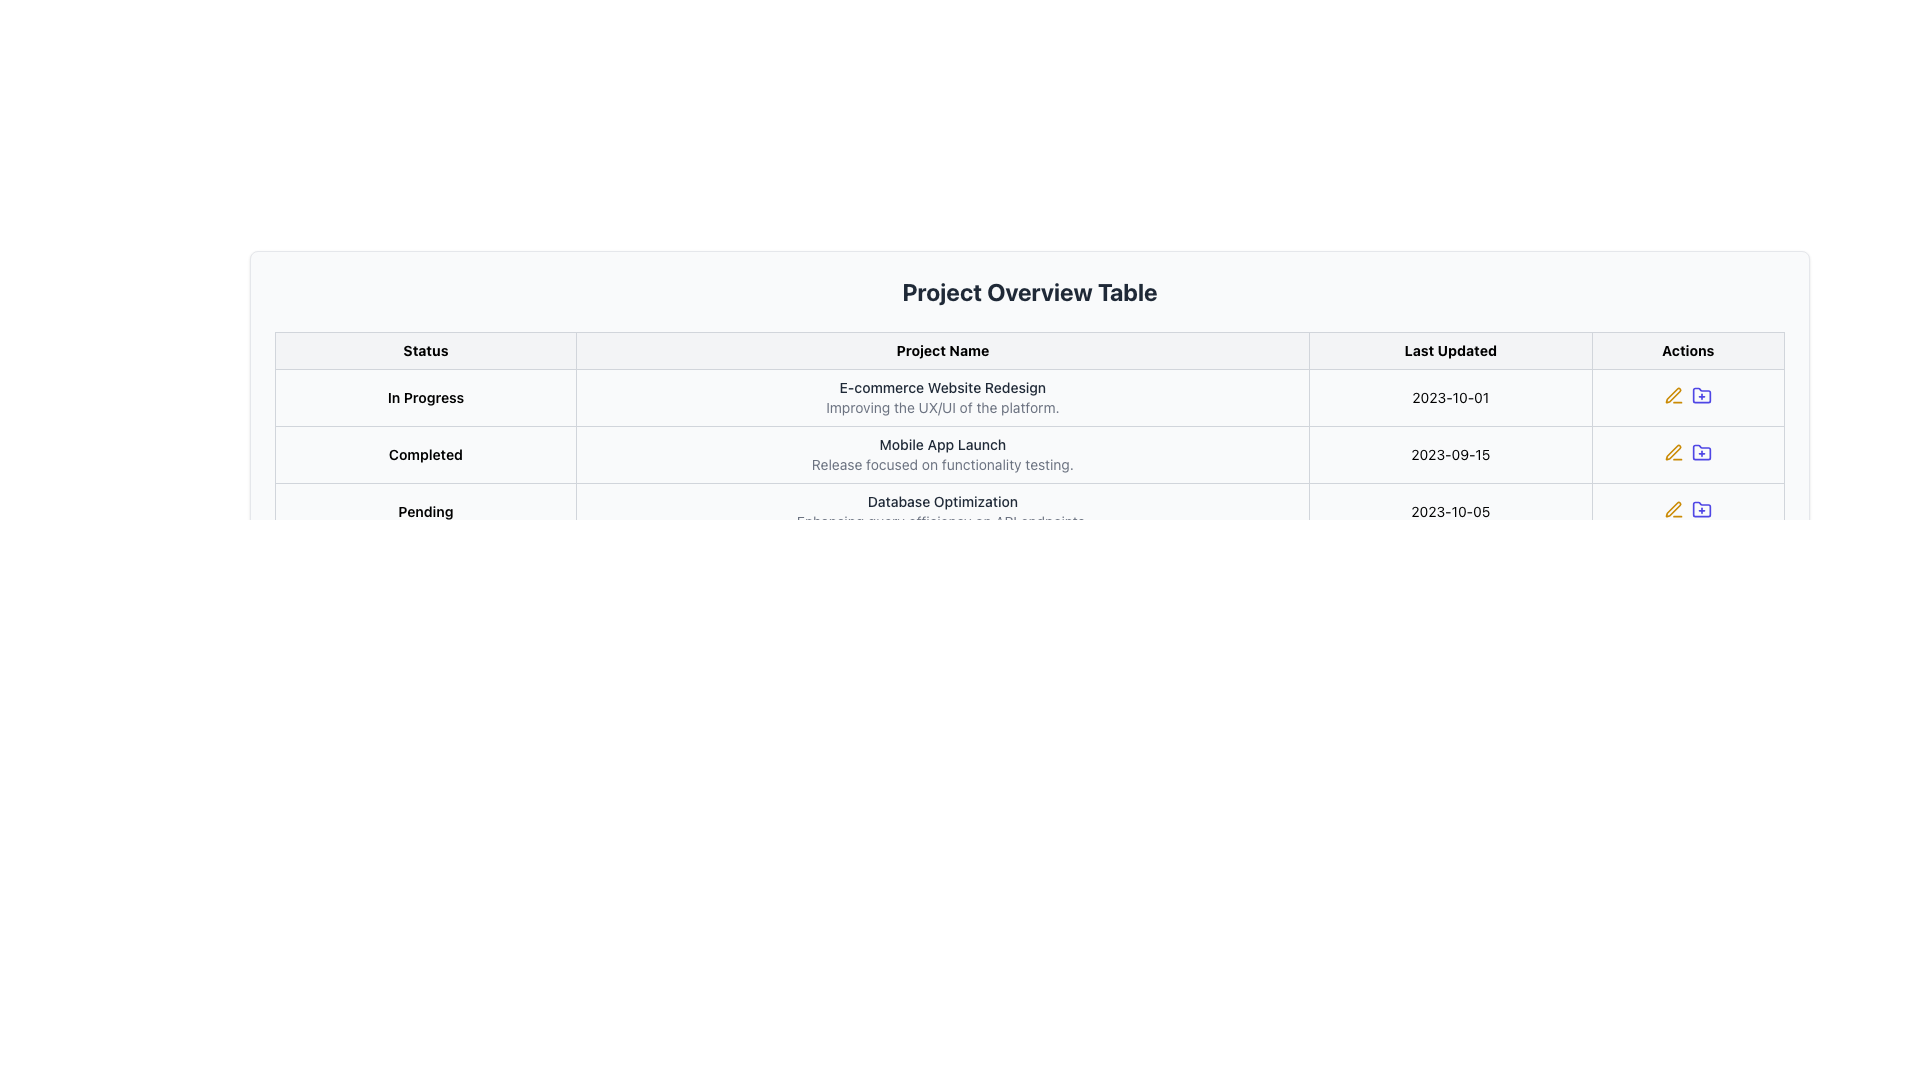 The width and height of the screenshot is (1920, 1080). Describe the element at coordinates (1450, 350) in the screenshot. I see `text of the Table Header that indicates the last update time for entries, located as the third cell from the left in the header row of the table` at that location.